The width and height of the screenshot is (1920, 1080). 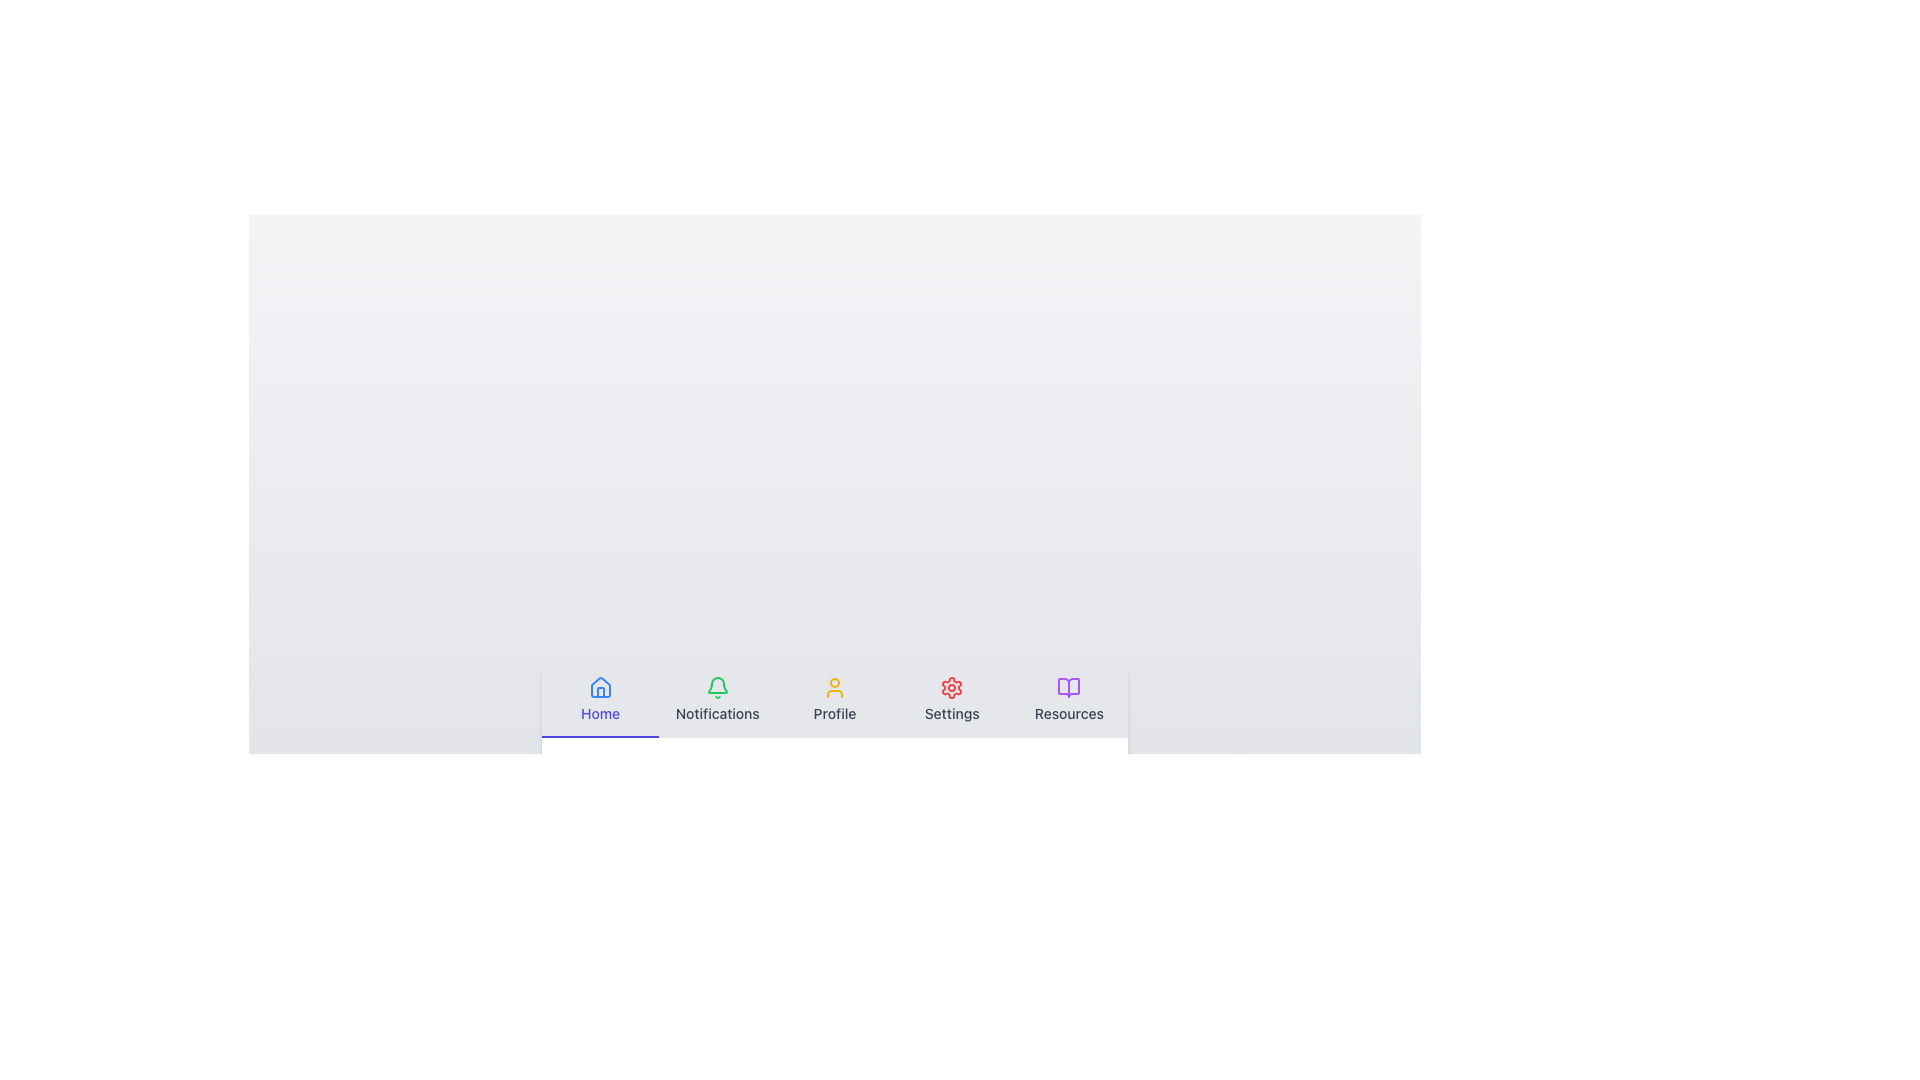 What do you see at coordinates (1068, 700) in the screenshot?
I see `the lavender button resembling an open book above the text 'Resources'` at bounding box center [1068, 700].